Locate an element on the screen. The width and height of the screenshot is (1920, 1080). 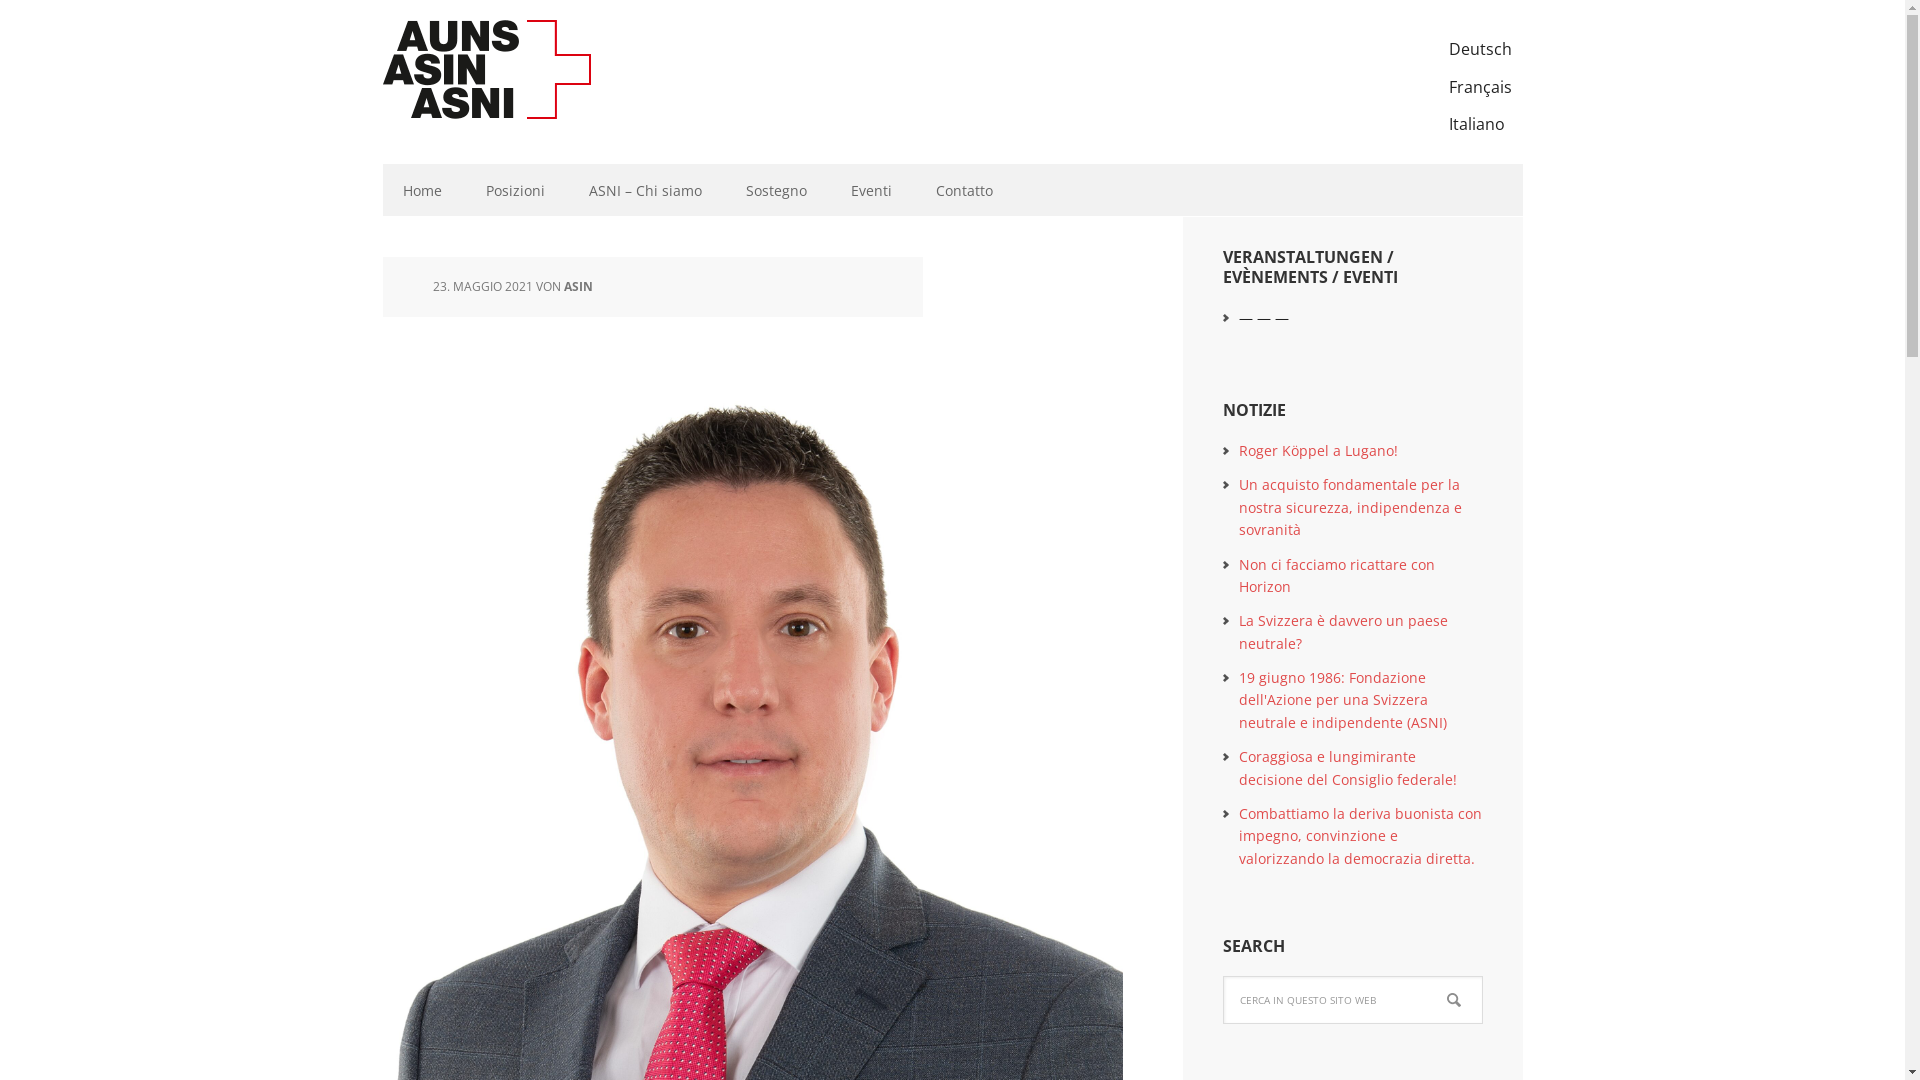
'Non ci facciamo ricattare con Horizon' is located at coordinates (1335, 574).